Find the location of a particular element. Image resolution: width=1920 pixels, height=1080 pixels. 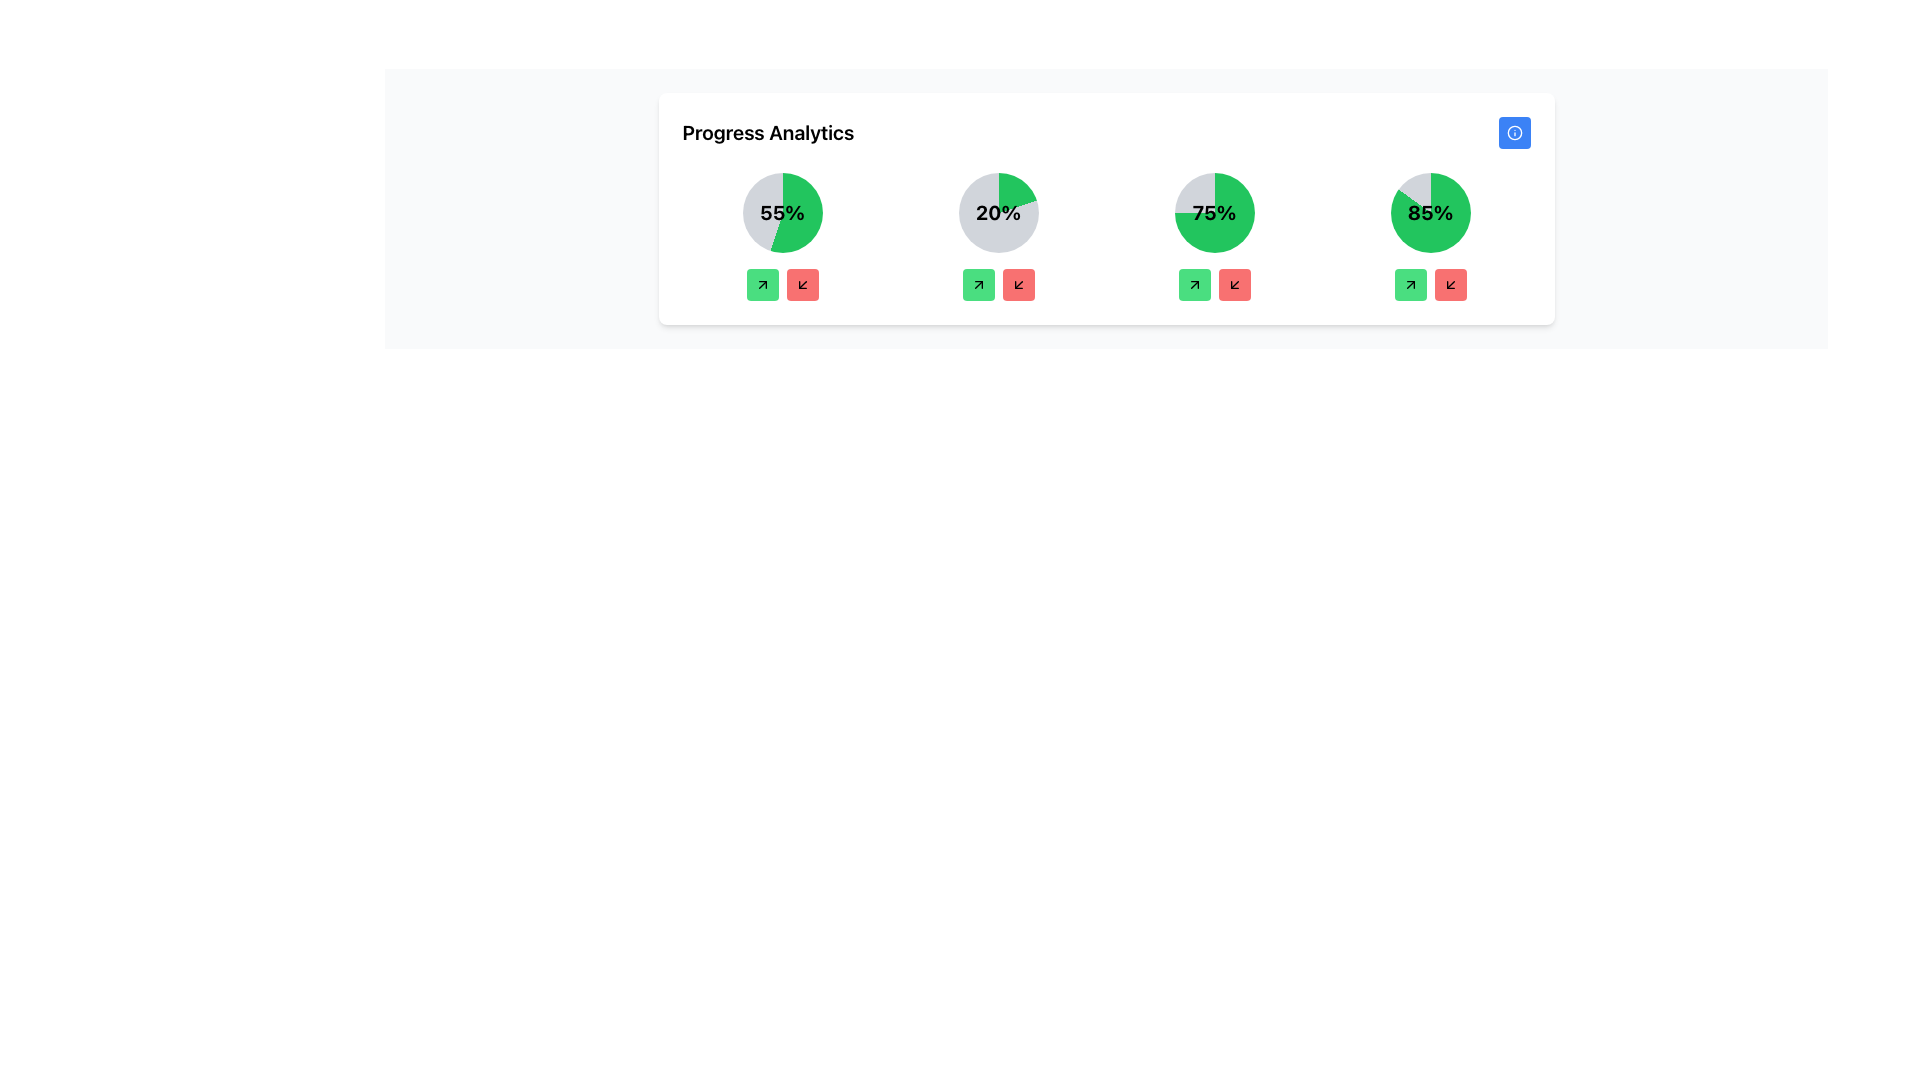

the value displayed in the Circular Progress Indicator that shows 75% completion, positioned in the middle of the interface card, between the 20% and 85% indicators is located at coordinates (1213, 212).